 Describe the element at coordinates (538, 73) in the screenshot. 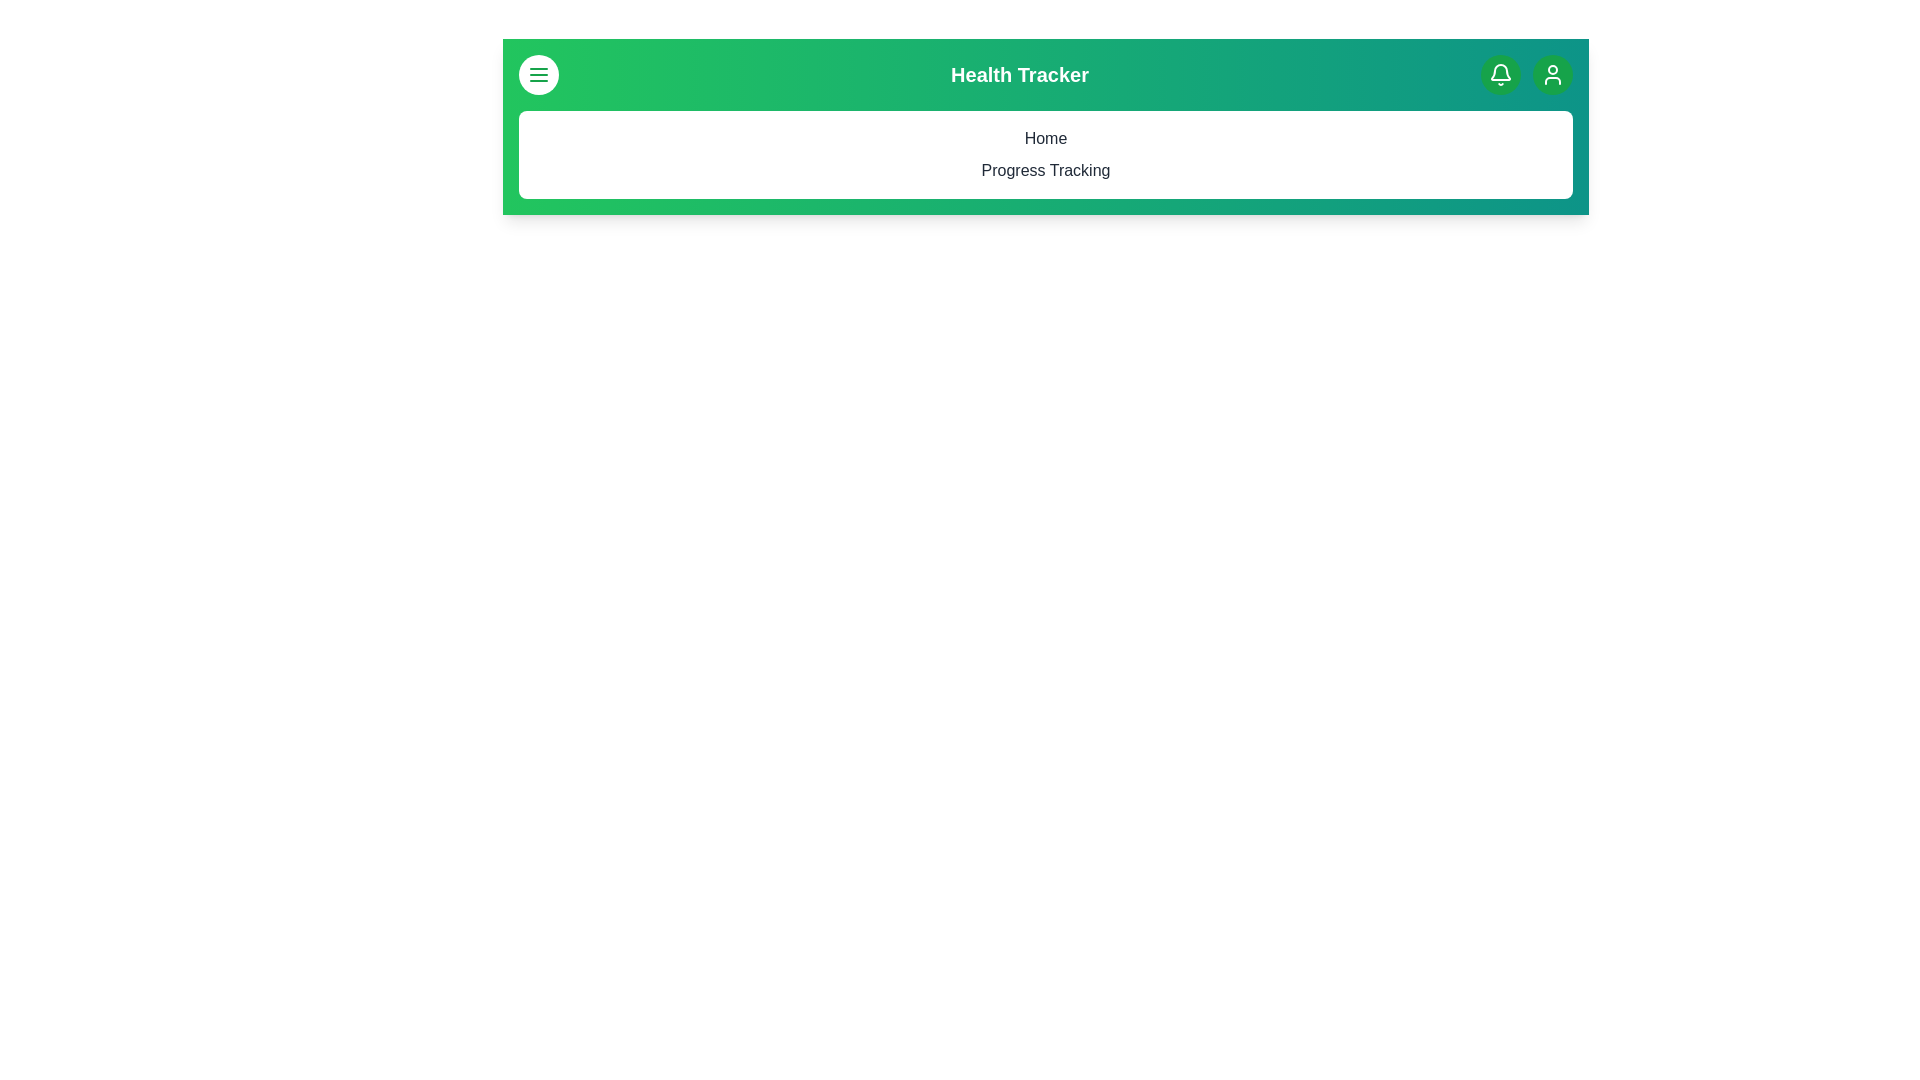

I see `menu button to toggle the menu visibility` at that location.